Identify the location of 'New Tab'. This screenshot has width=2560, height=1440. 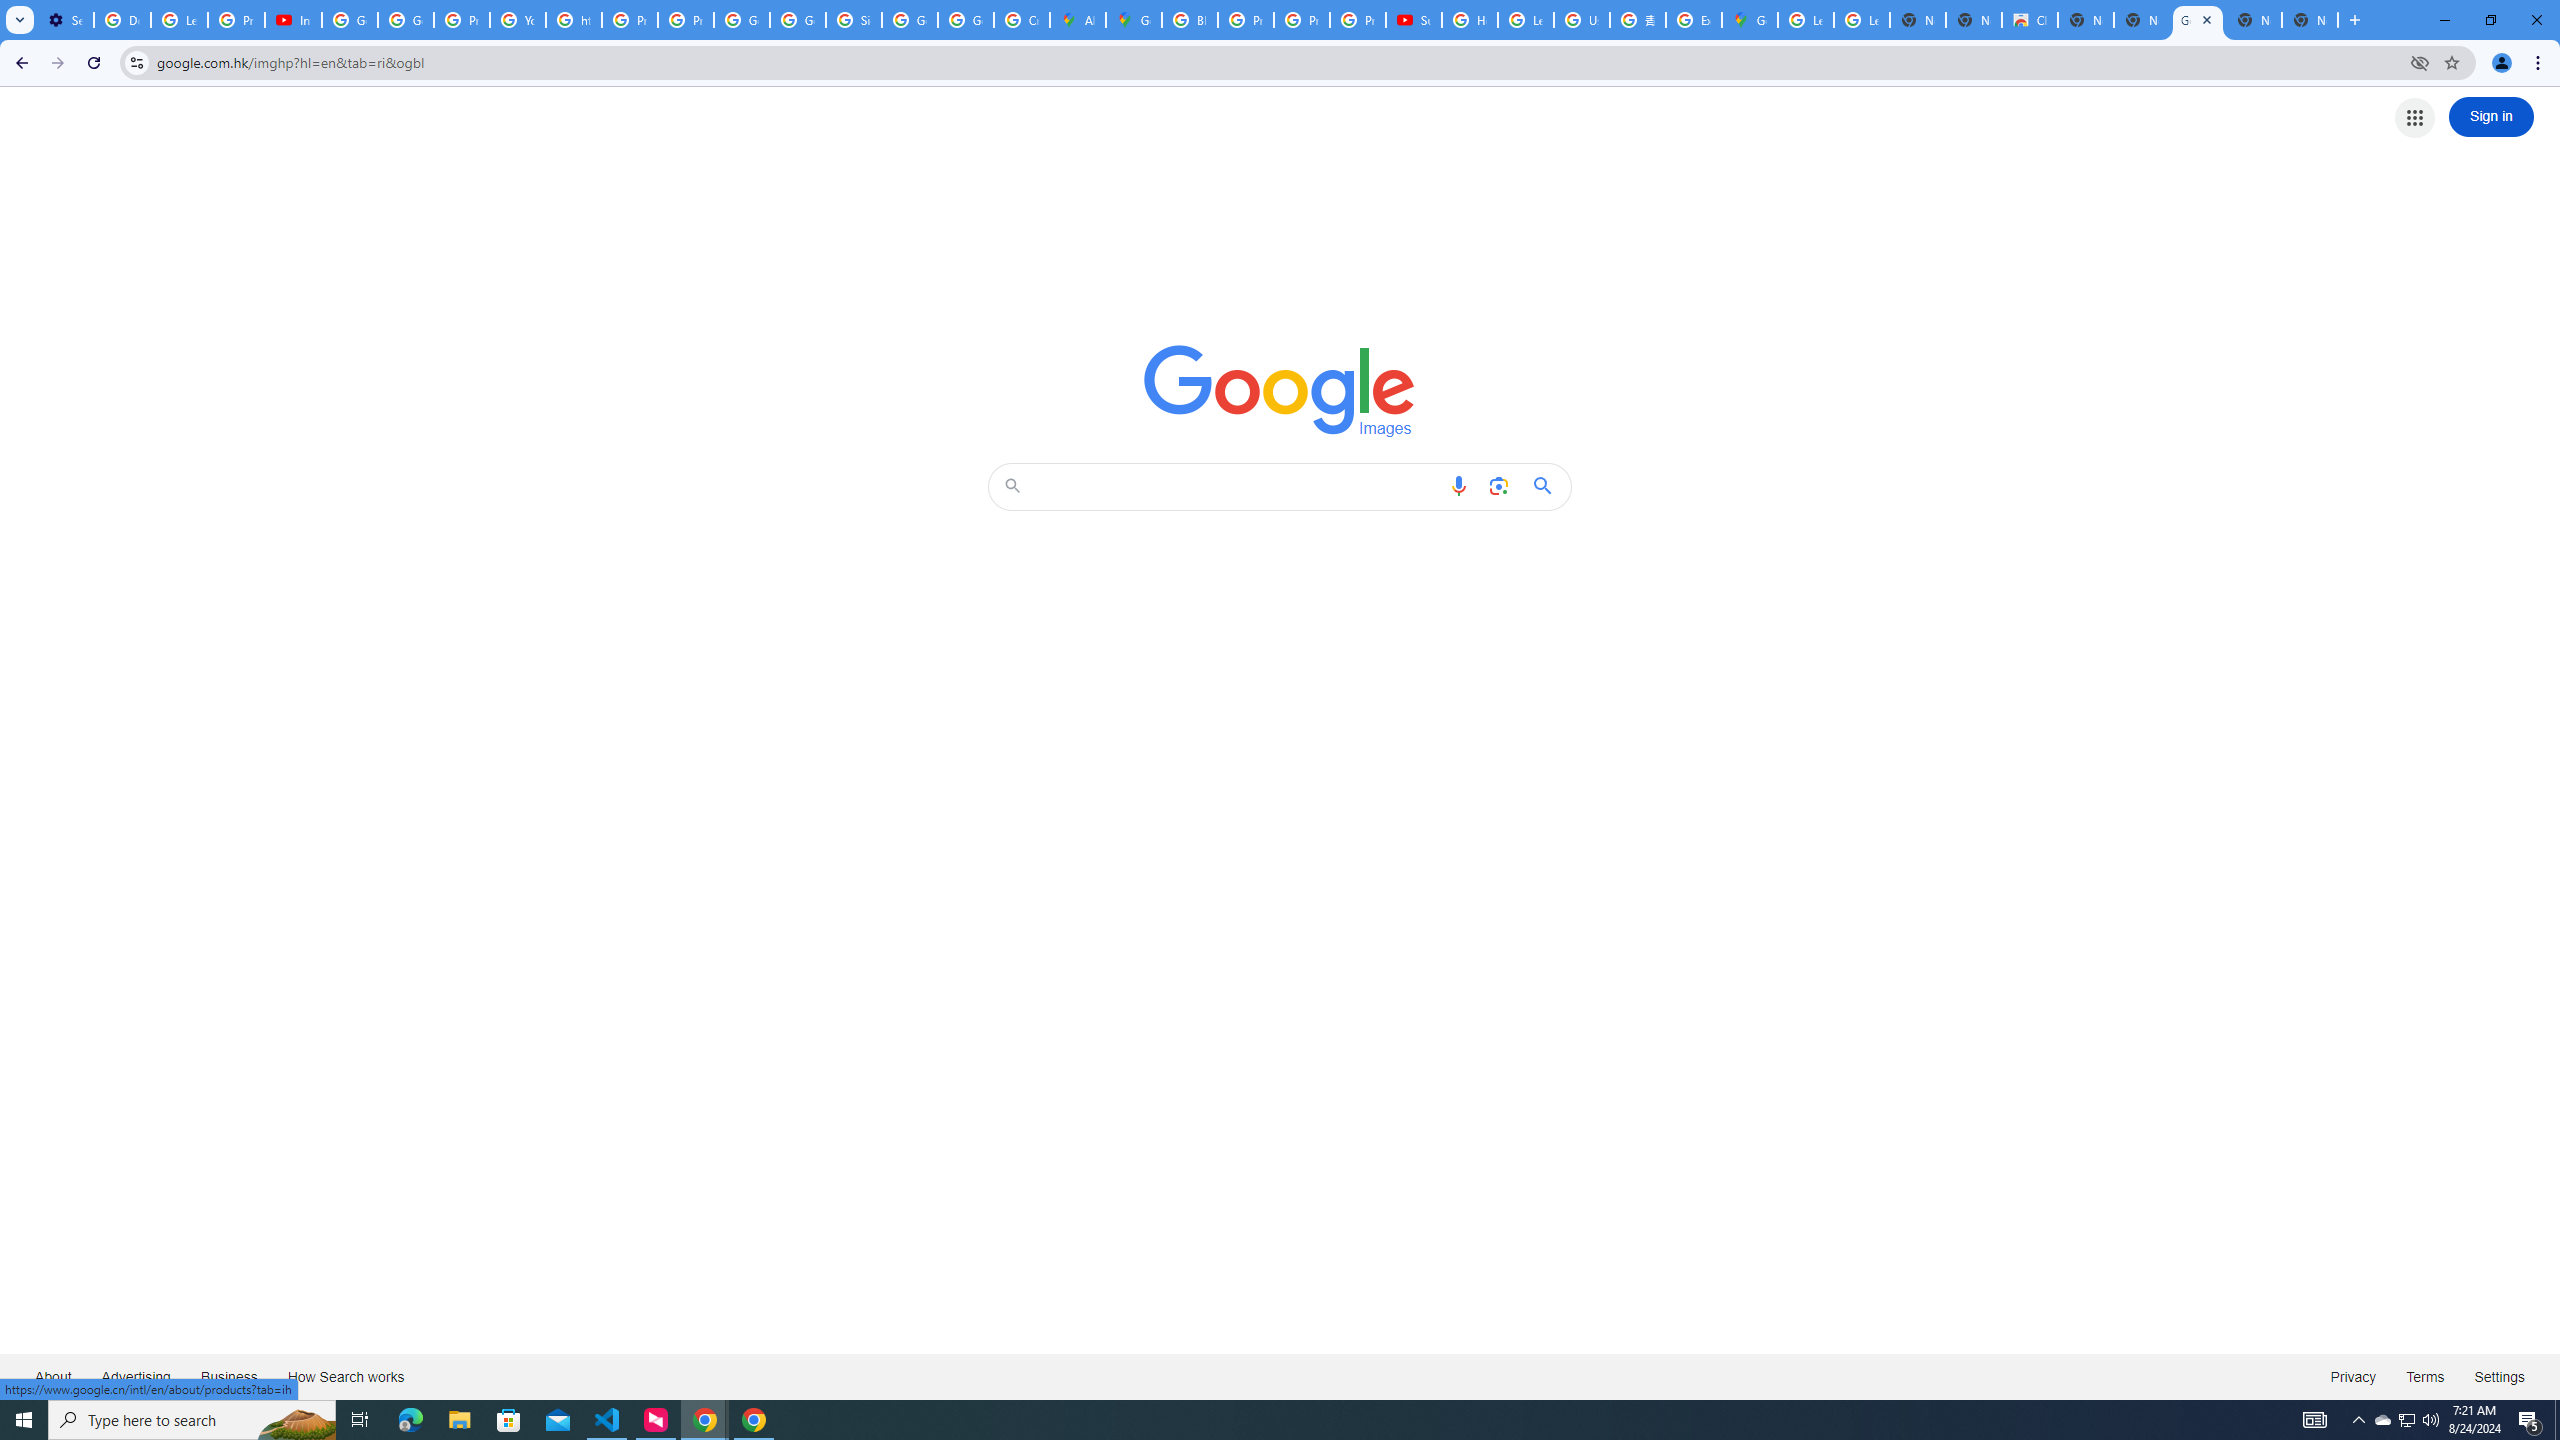
(2310, 19).